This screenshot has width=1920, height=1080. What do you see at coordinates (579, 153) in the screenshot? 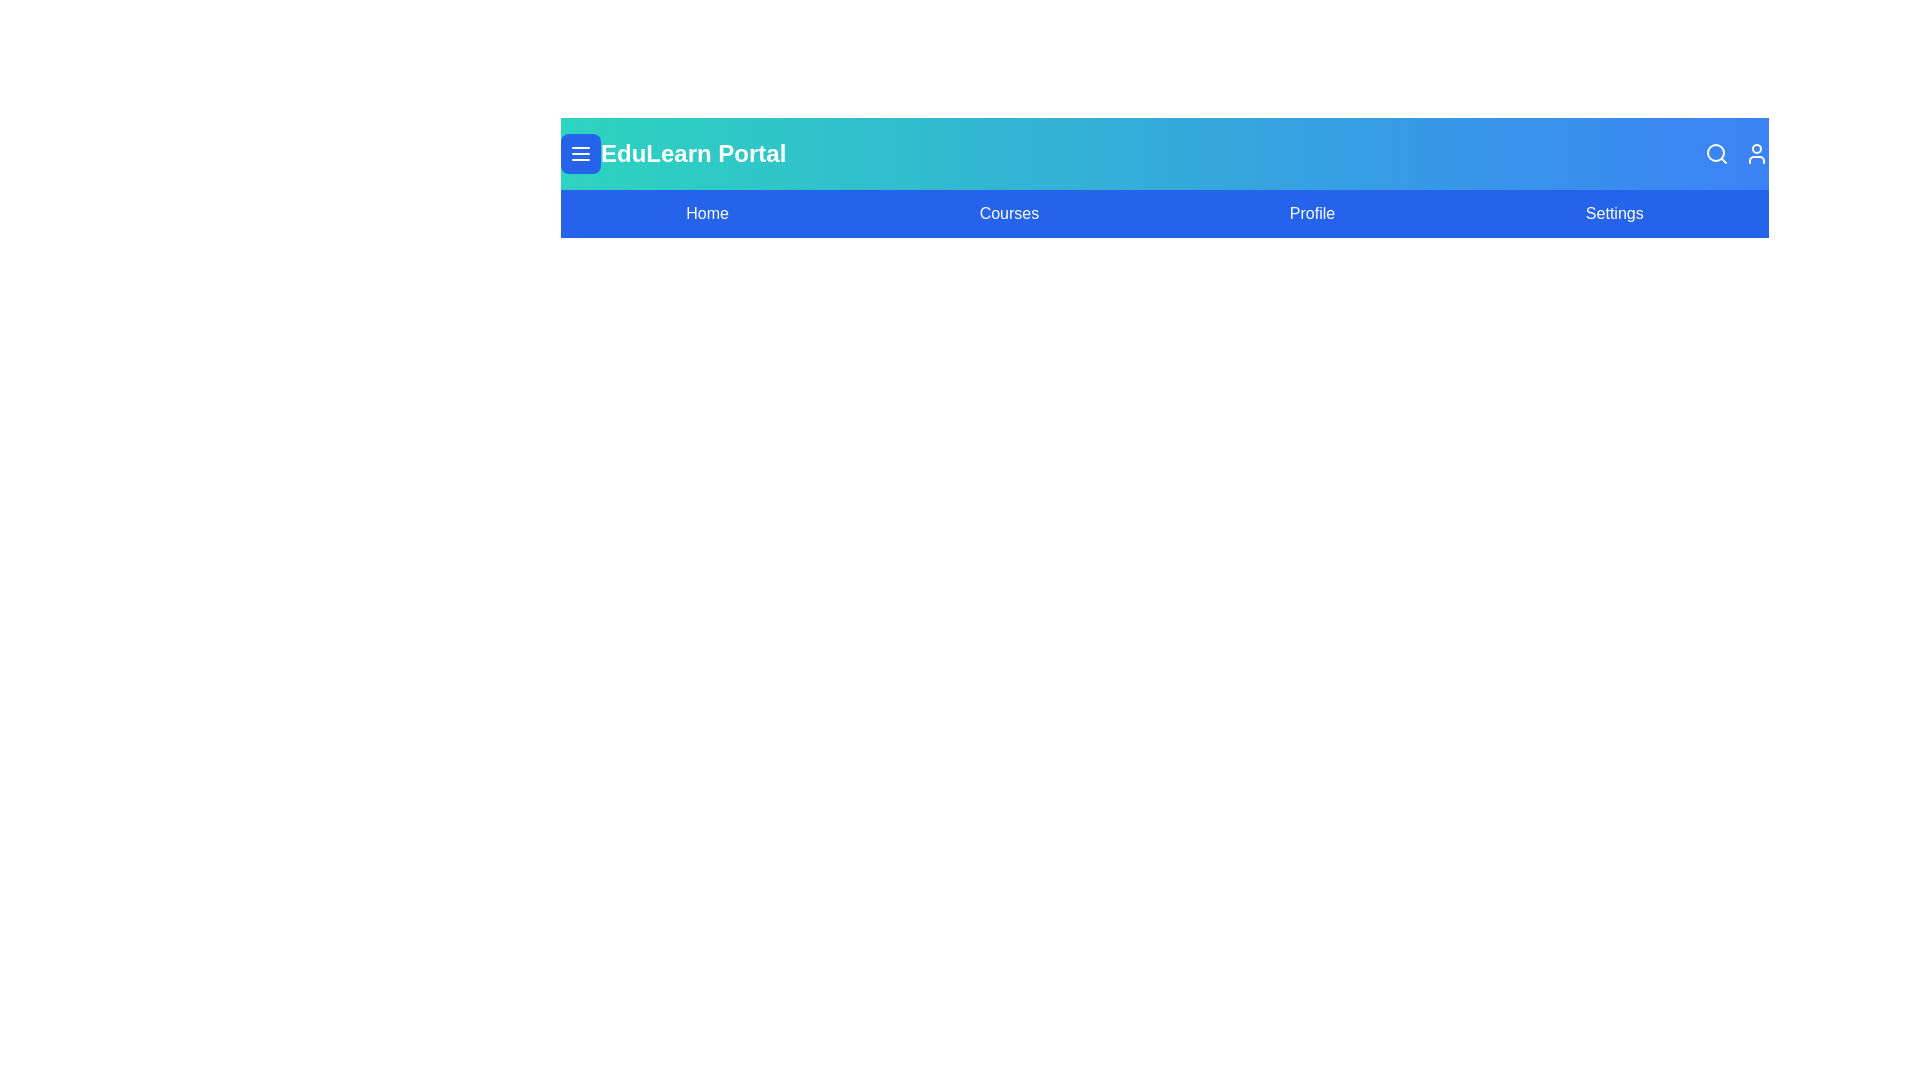
I see `the menu icon to toggle the menu visibility` at bounding box center [579, 153].